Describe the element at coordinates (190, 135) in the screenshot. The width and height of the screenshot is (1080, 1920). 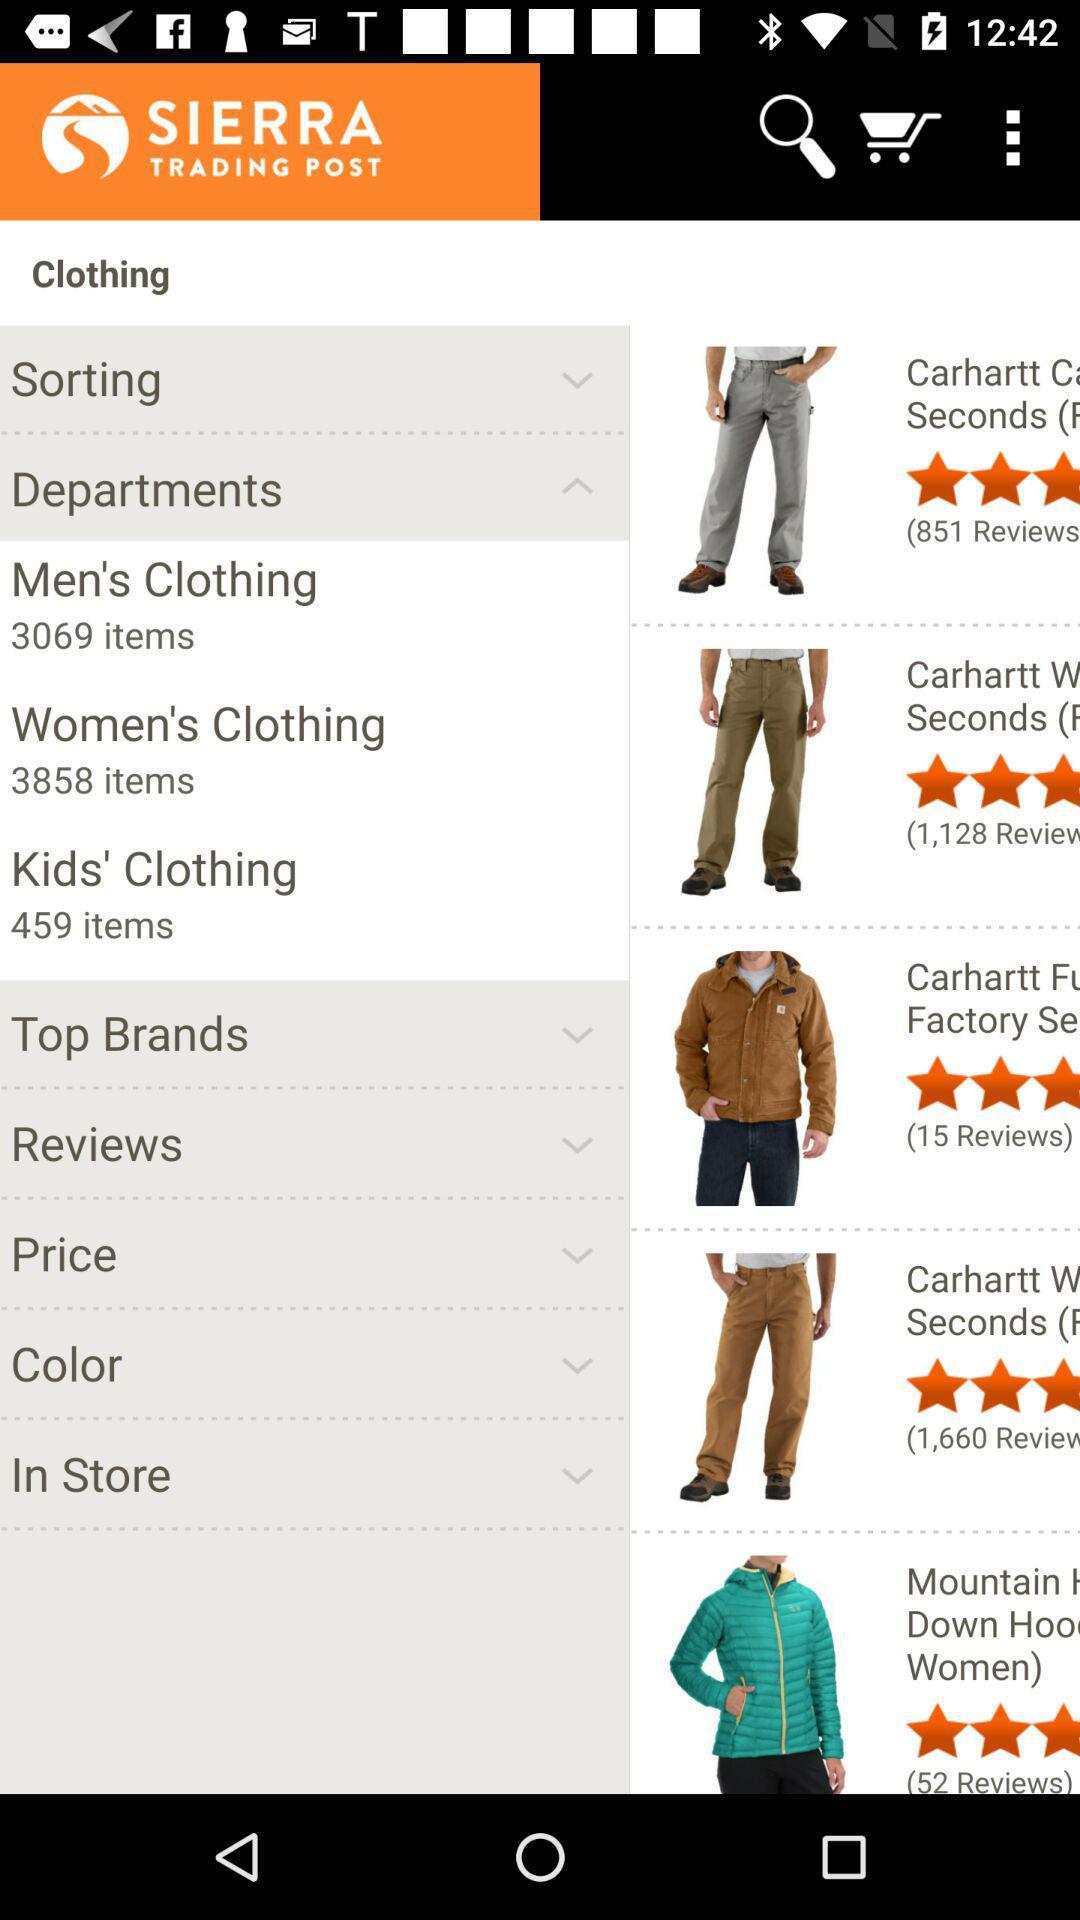
I see `the app above clothing item` at that location.